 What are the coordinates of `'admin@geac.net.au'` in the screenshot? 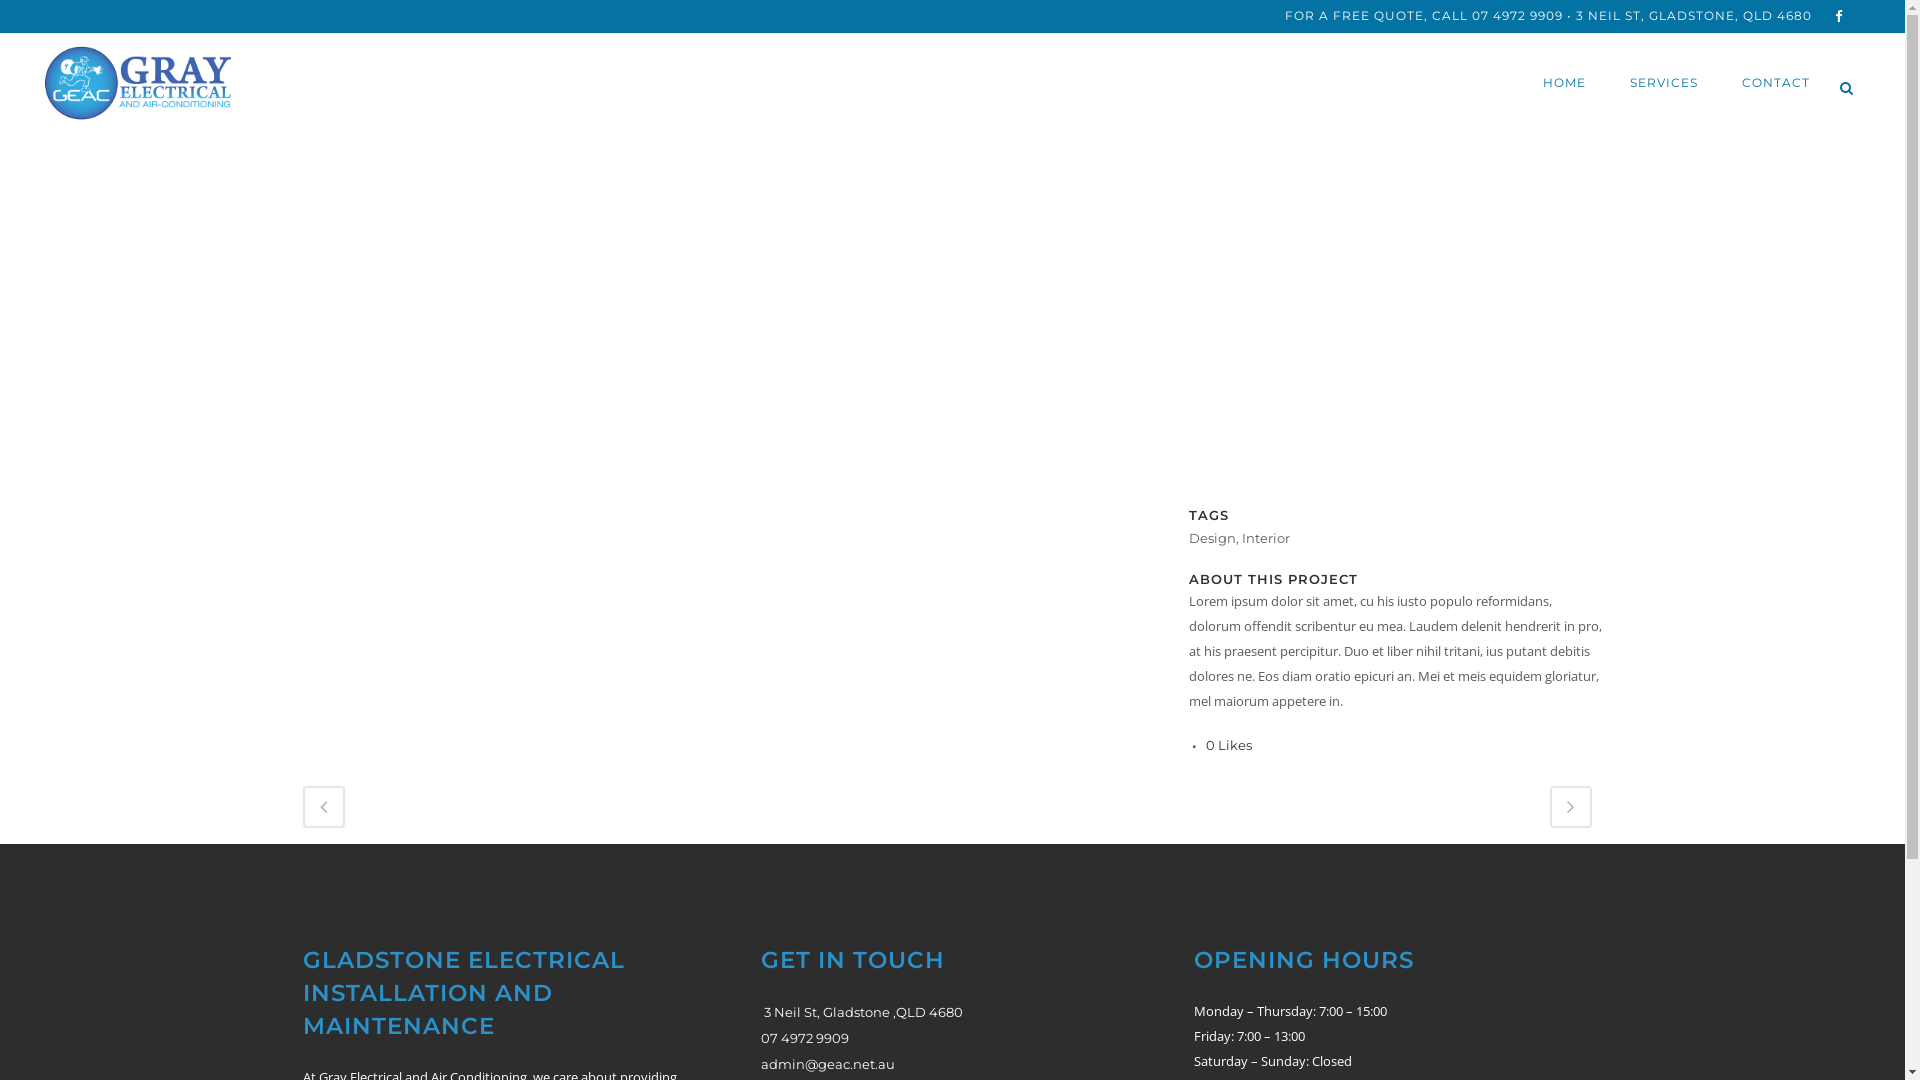 It's located at (828, 1063).